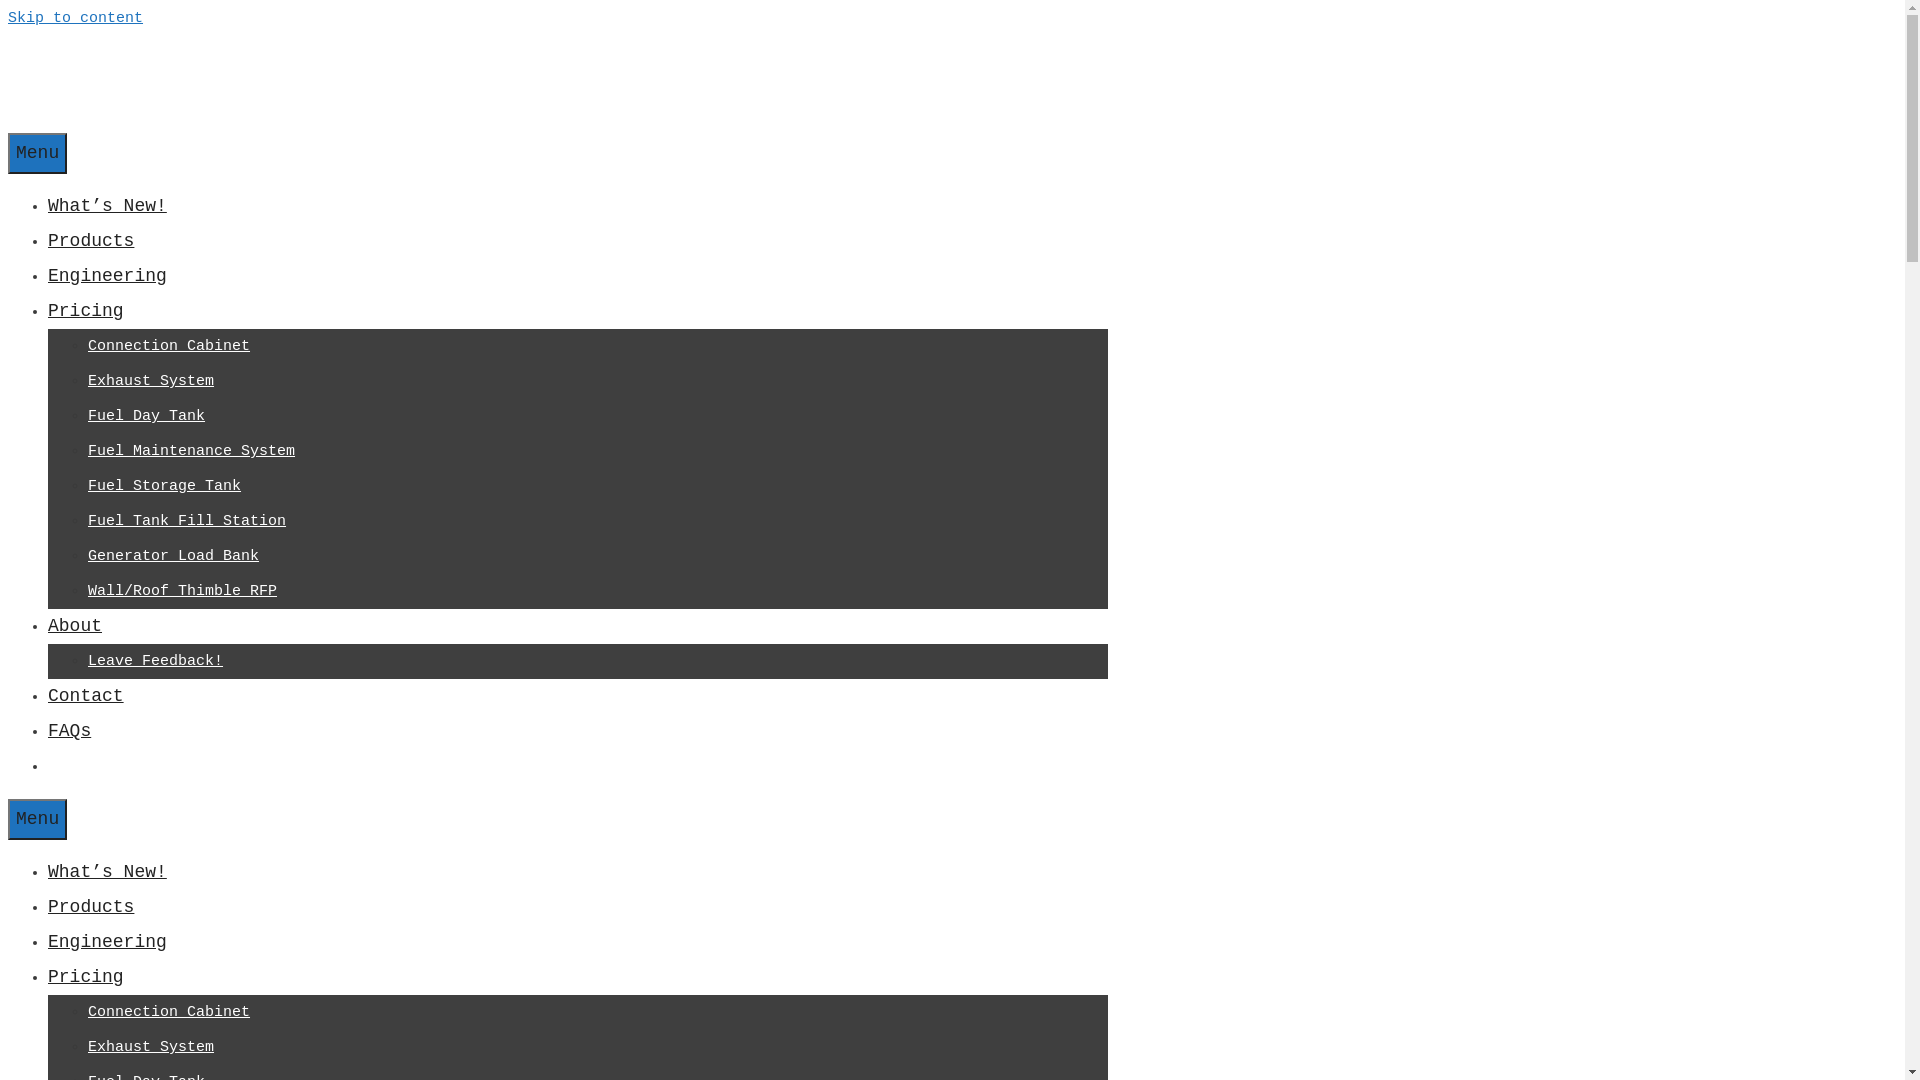  Describe the element at coordinates (75, 18) in the screenshot. I see `'Skip to content'` at that location.